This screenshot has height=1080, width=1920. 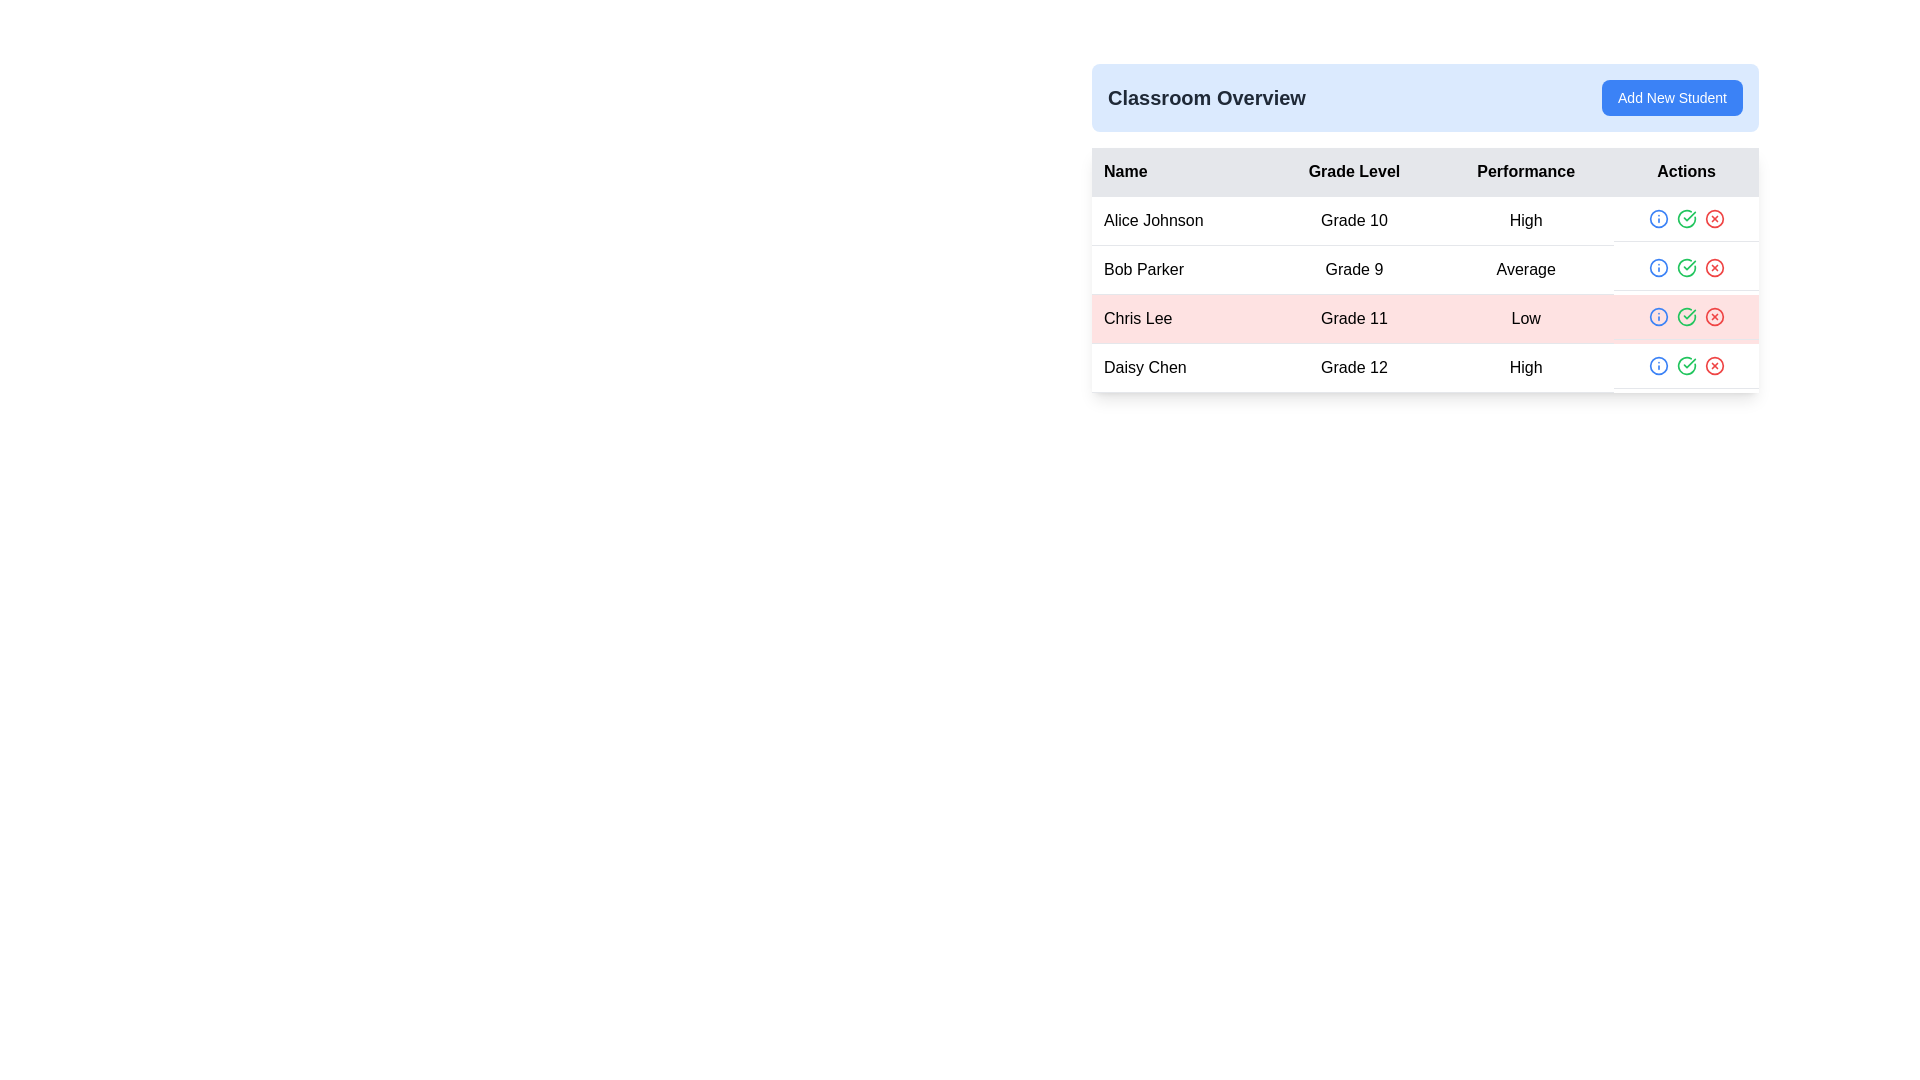 What do you see at coordinates (1685, 219) in the screenshot?
I see `the green circular icon with a white checkmark located` at bounding box center [1685, 219].